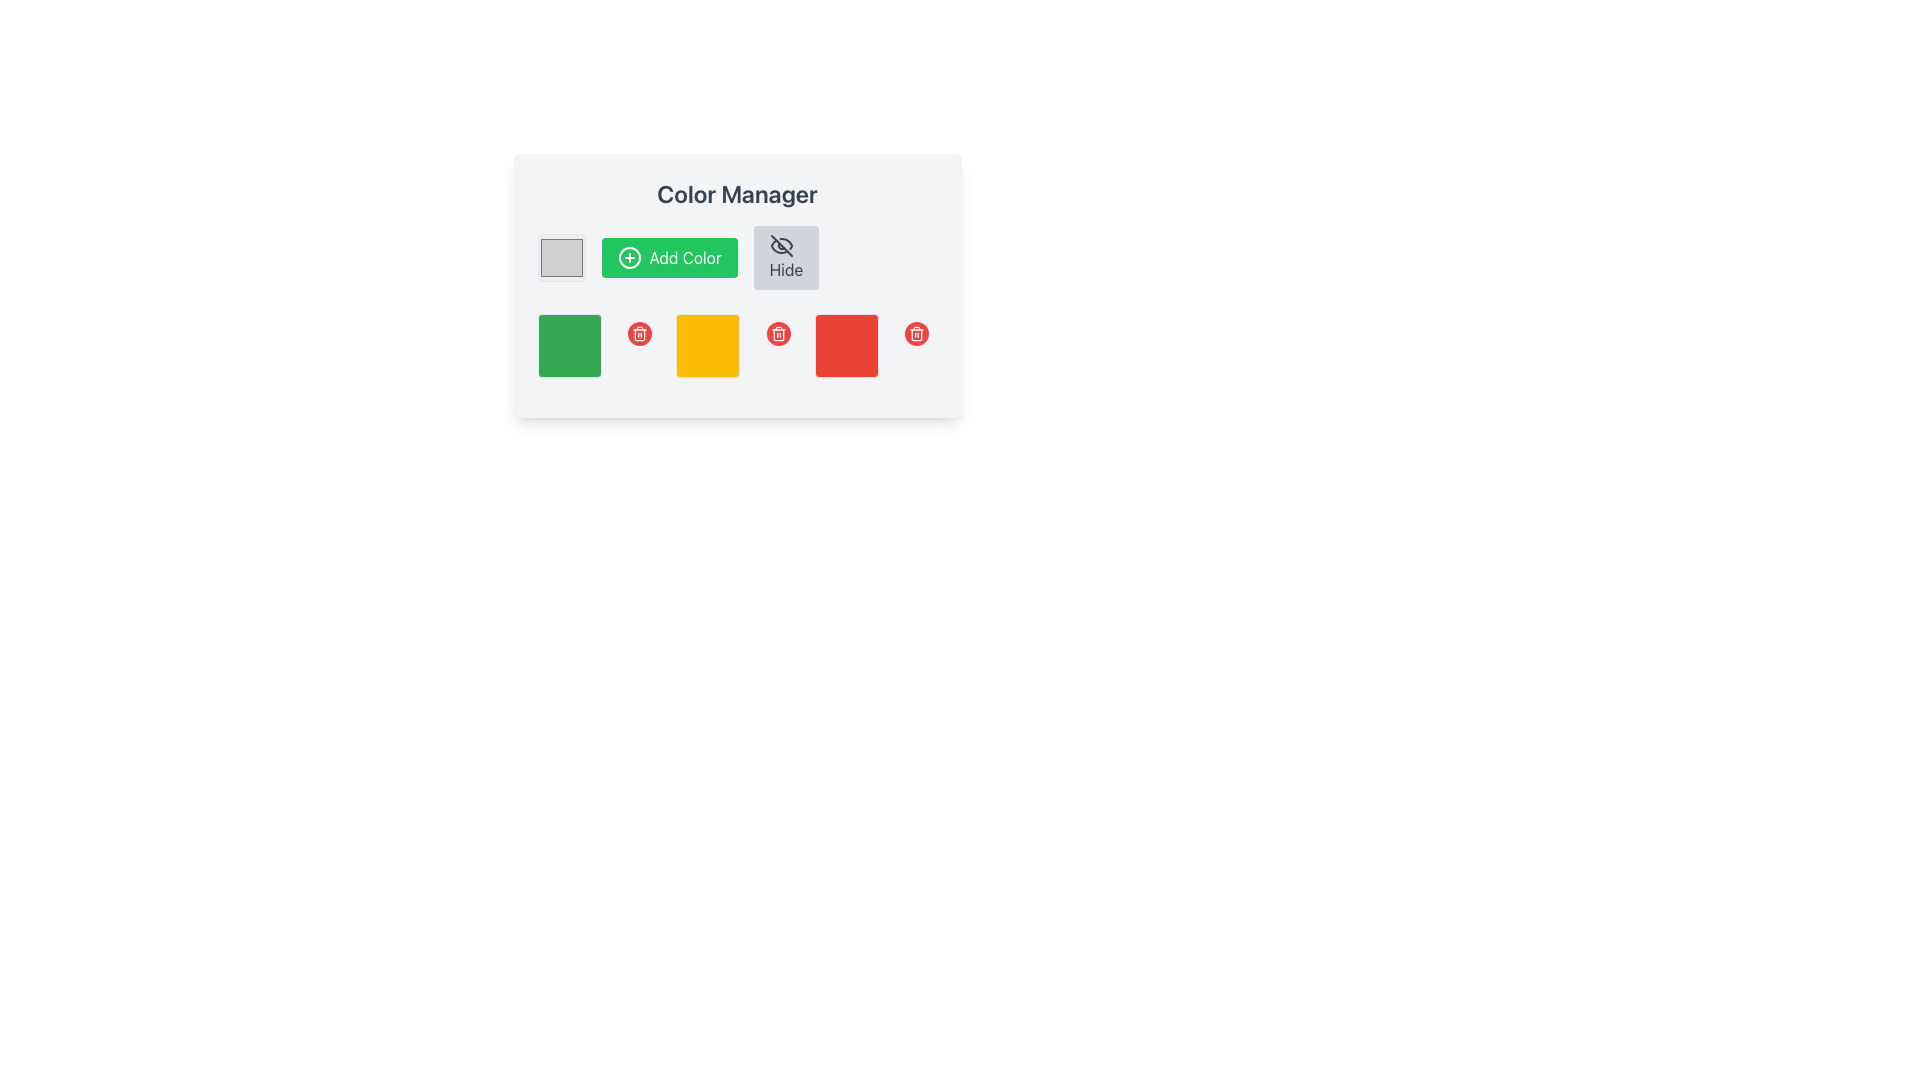  Describe the element at coordinates (736, 345) in the screenshot. I see `the selectable grid item, which is a yellow square located in the second position of a horizontal row, surrounded by a green square on the left and a red square on the right` at that location.